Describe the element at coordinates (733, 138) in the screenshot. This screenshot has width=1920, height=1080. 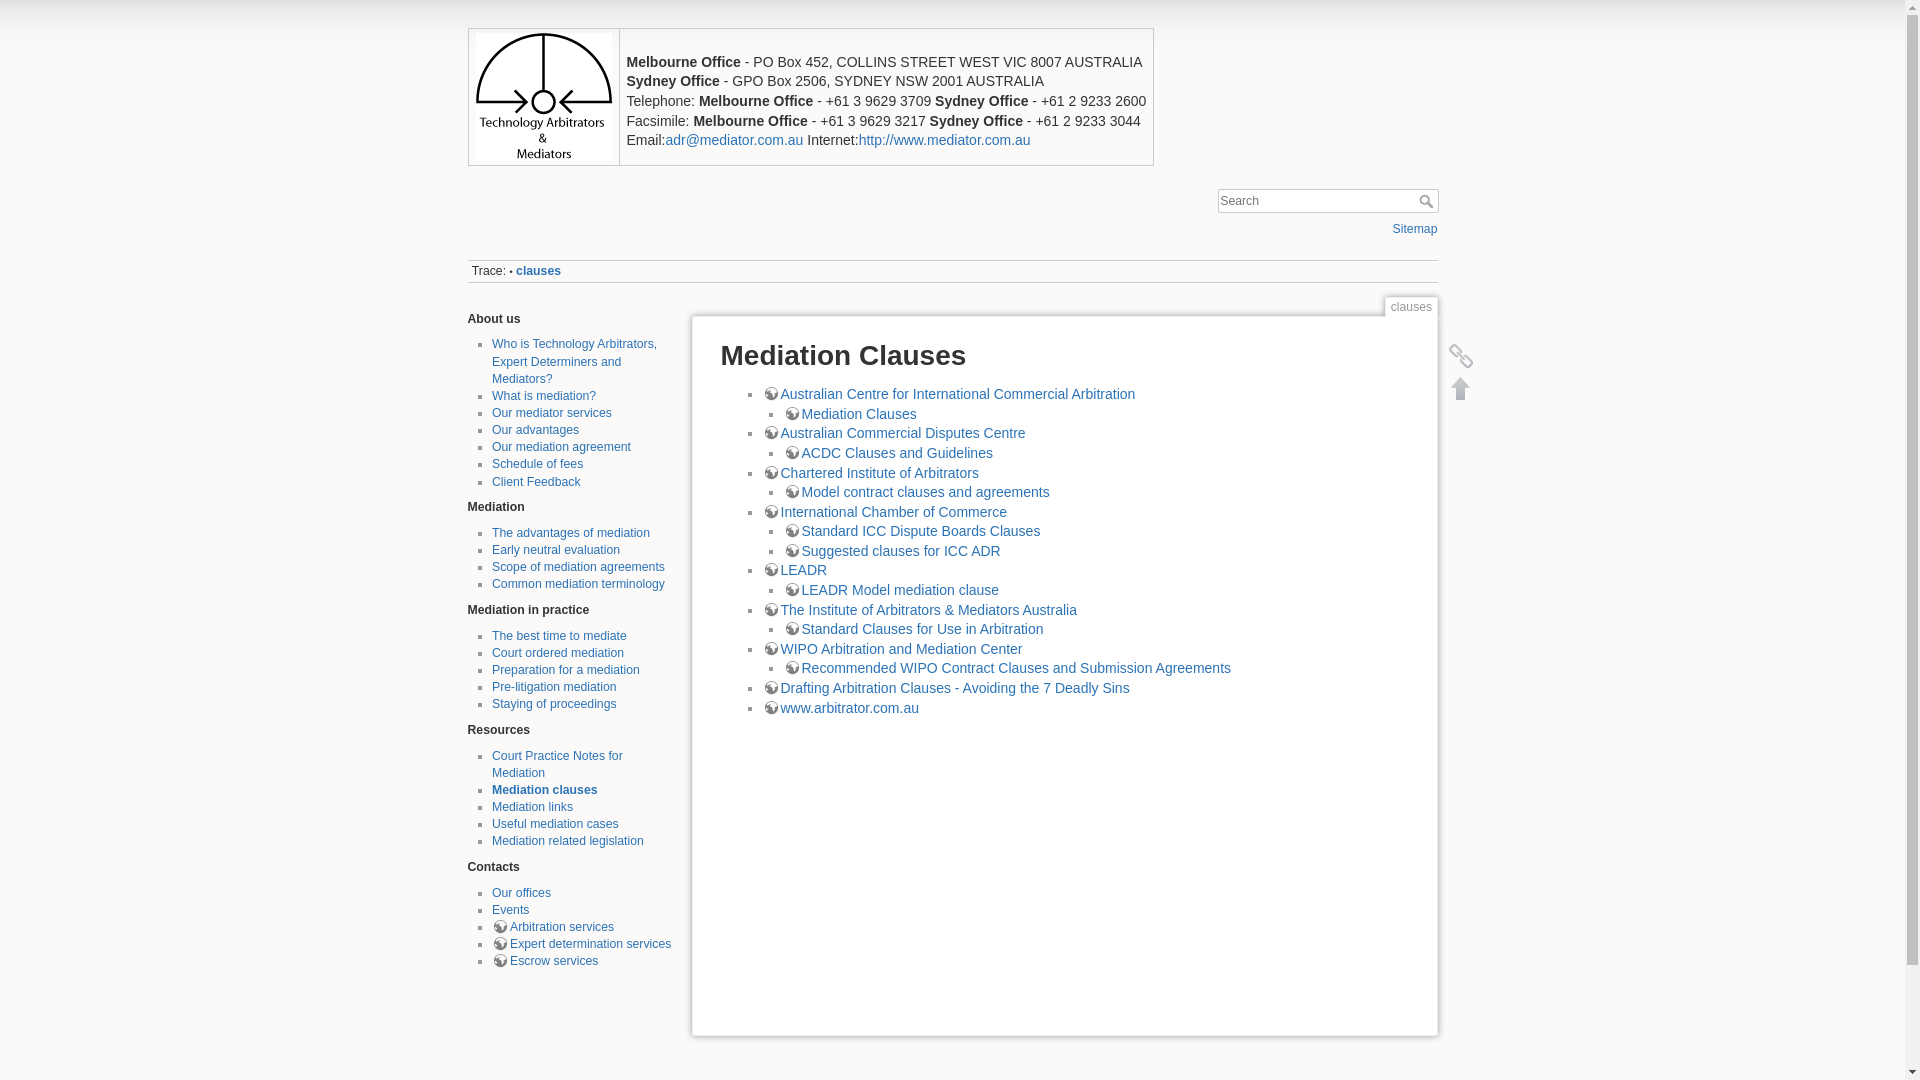
I see `'adr@mediator.com.au'` at that location.